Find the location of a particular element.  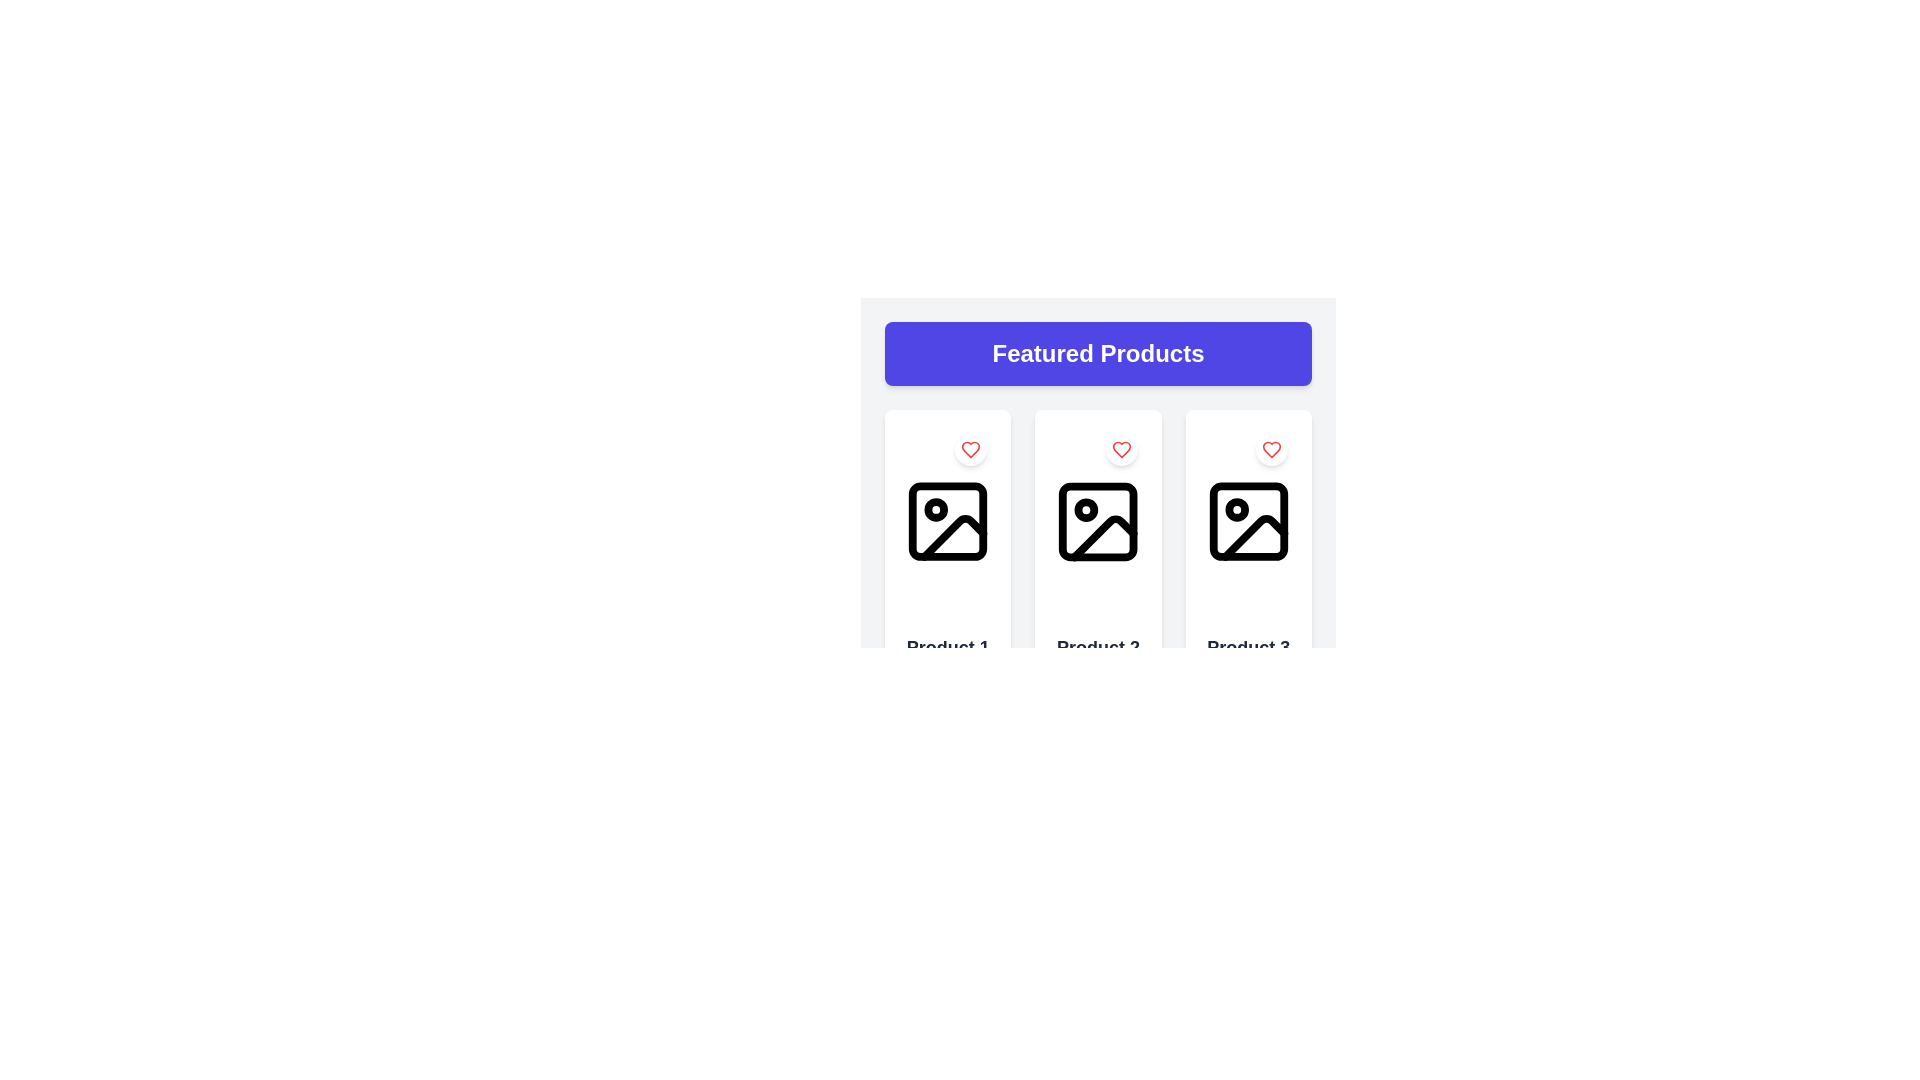

the favorite button/icon located in the top-right corner of the first product card in the Featured Products section is located at coordinates (971, 450).